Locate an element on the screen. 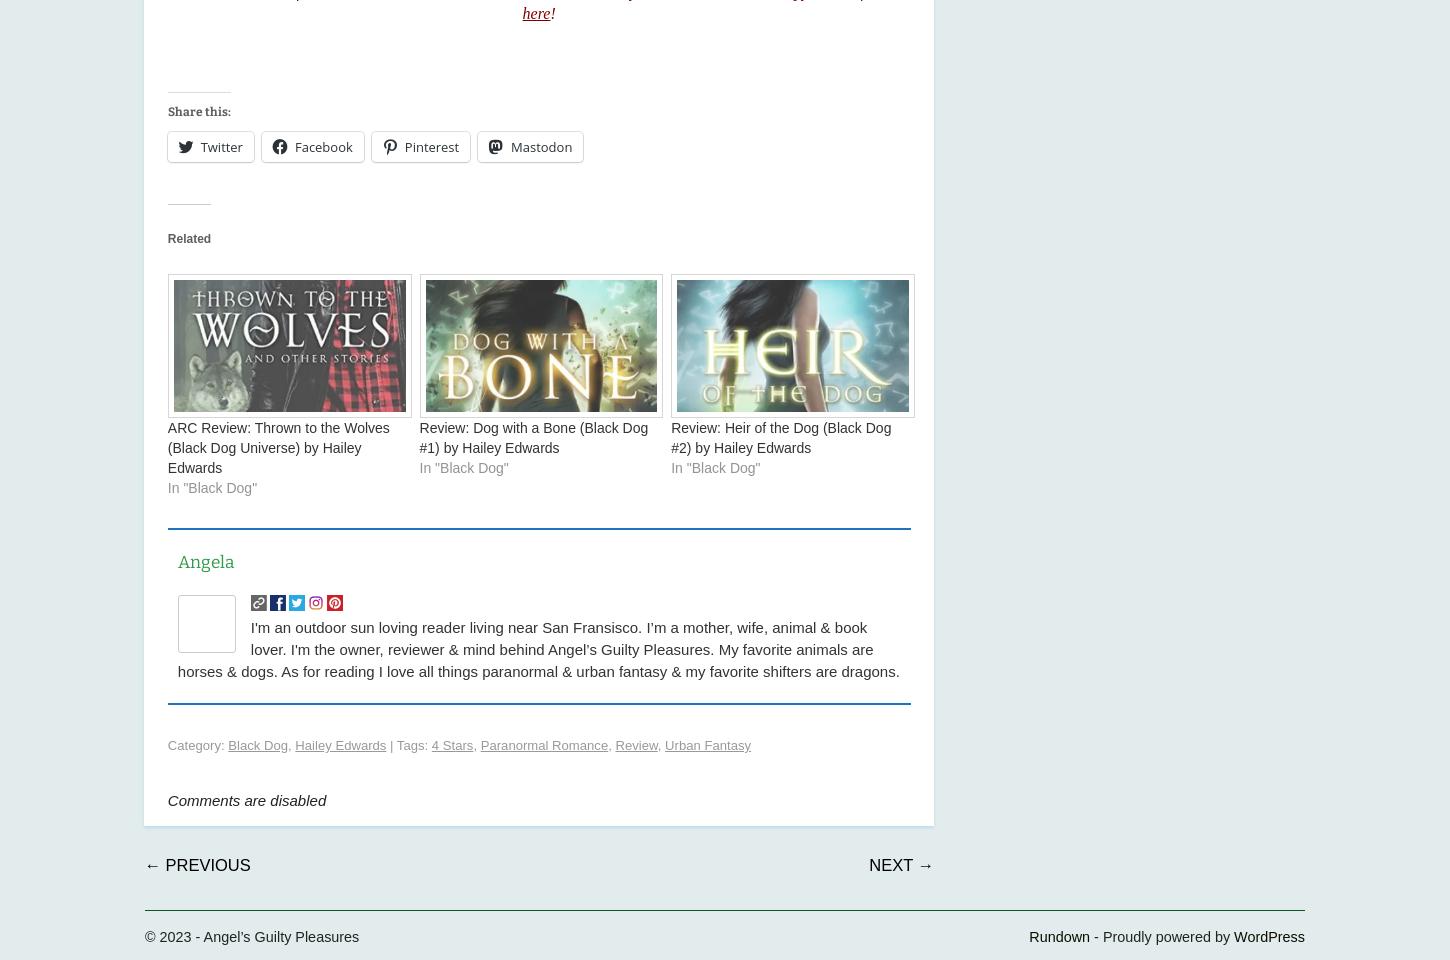 This screenshot has width=1450, height=960. '!' is located at coordinates (552, 12).